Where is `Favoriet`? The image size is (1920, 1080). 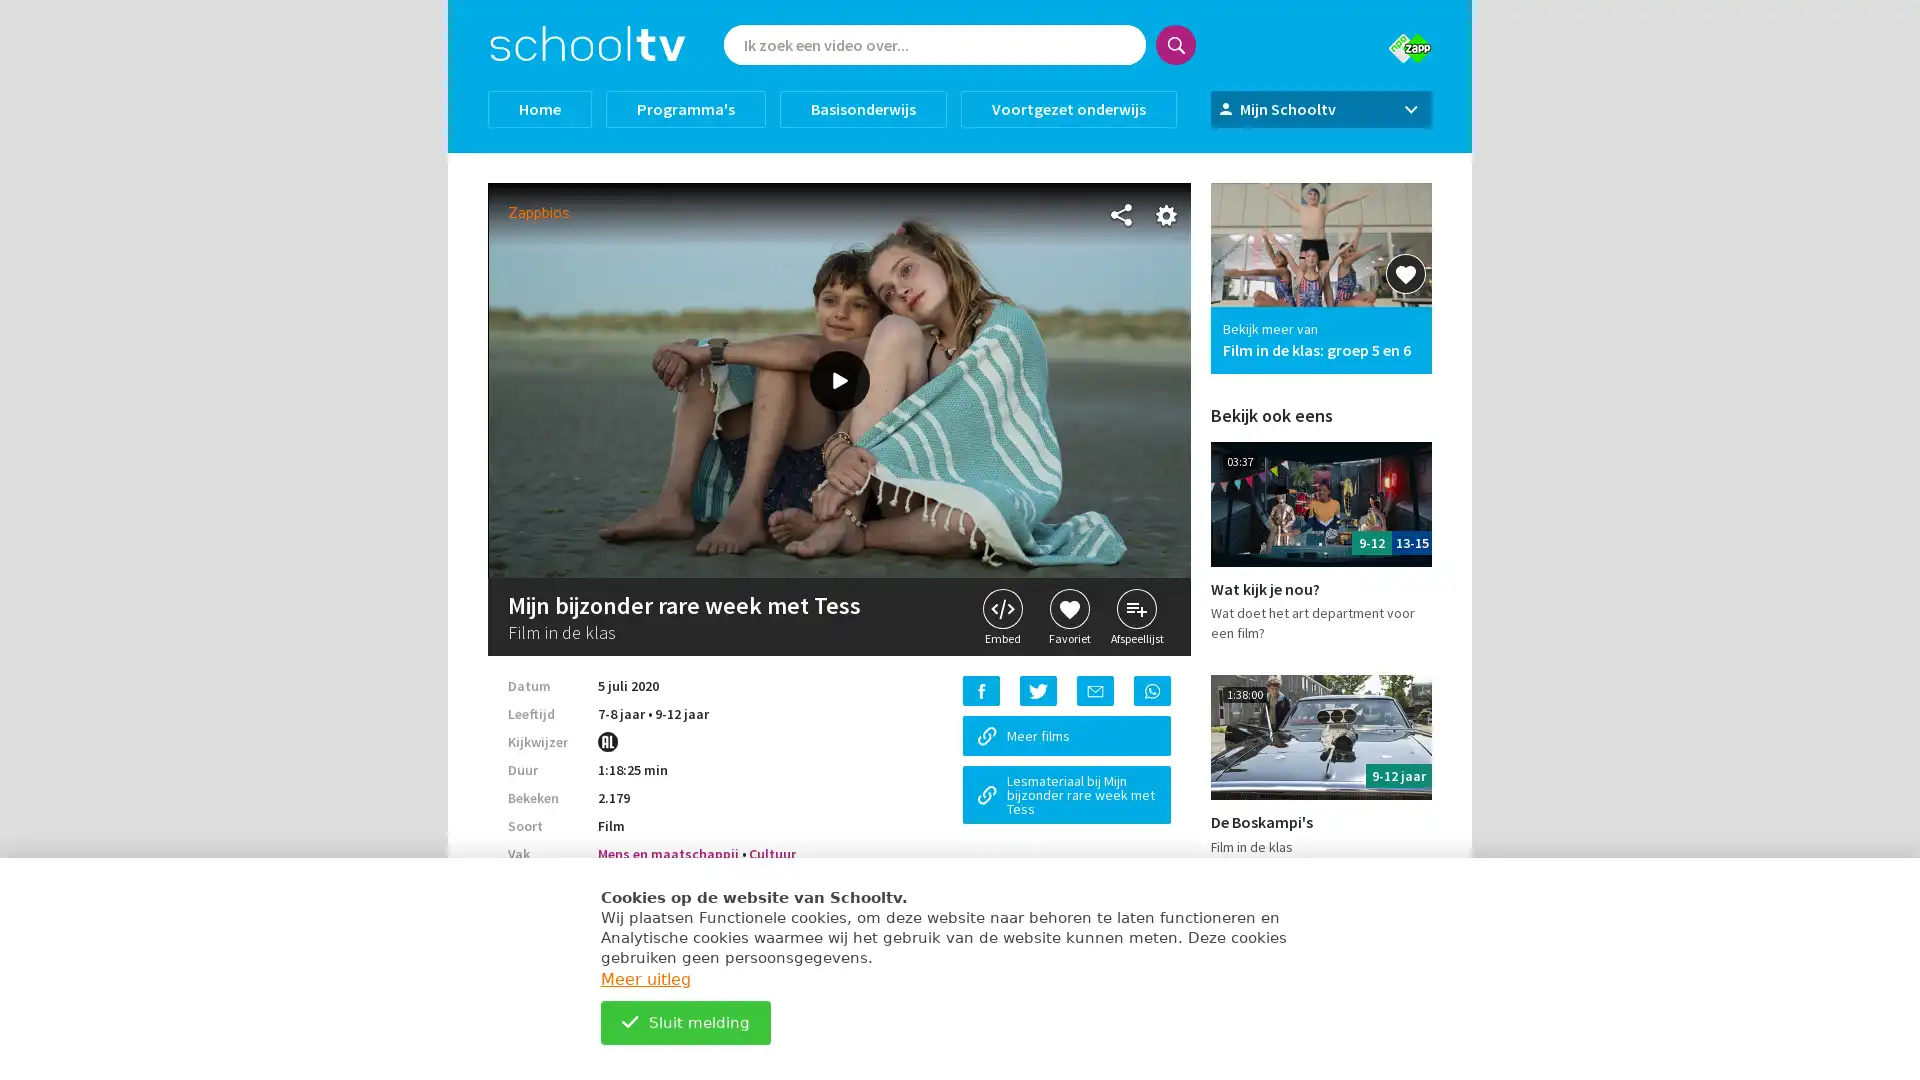
Favoriet is located at coordinates (1068, 616).